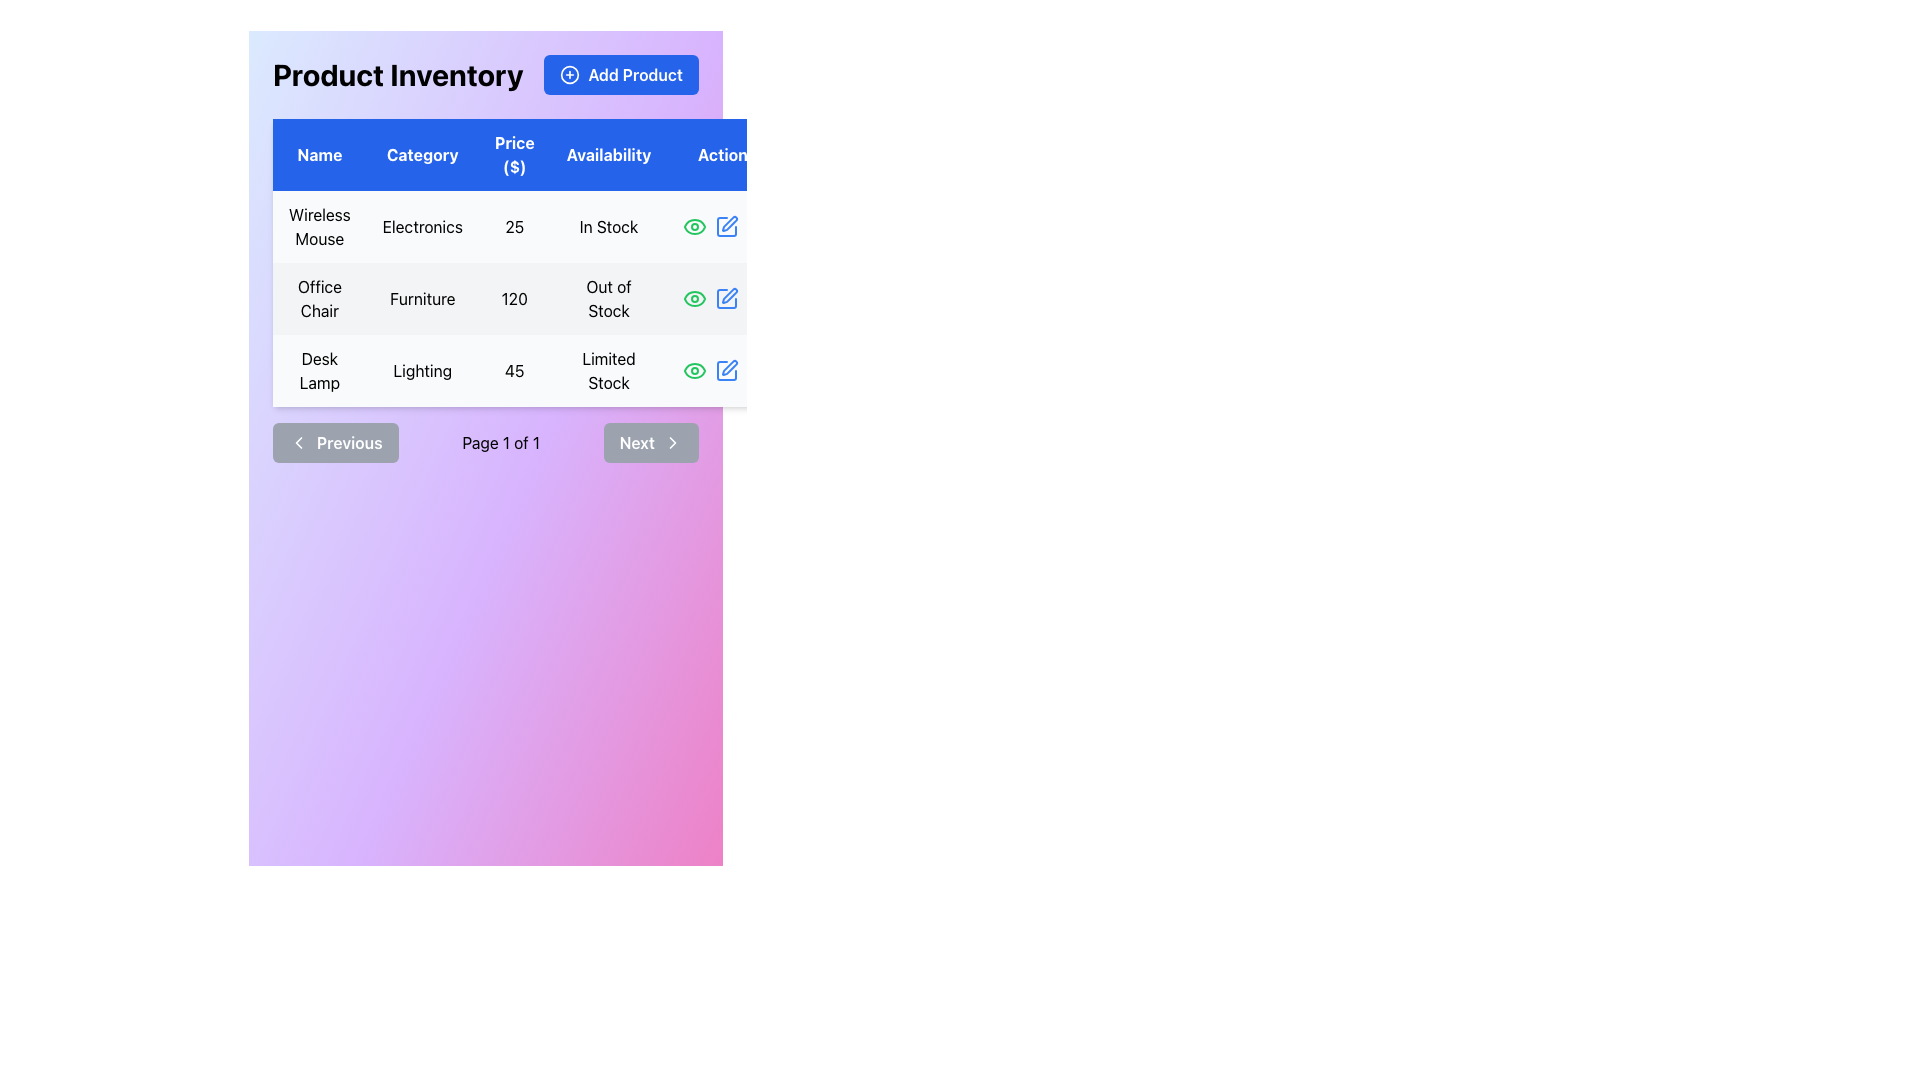  Describe the element at coordinates (695, 226) in the screenshot. I see `the Icon Button located under the 'Actions' column in the first row of the table` at that location.